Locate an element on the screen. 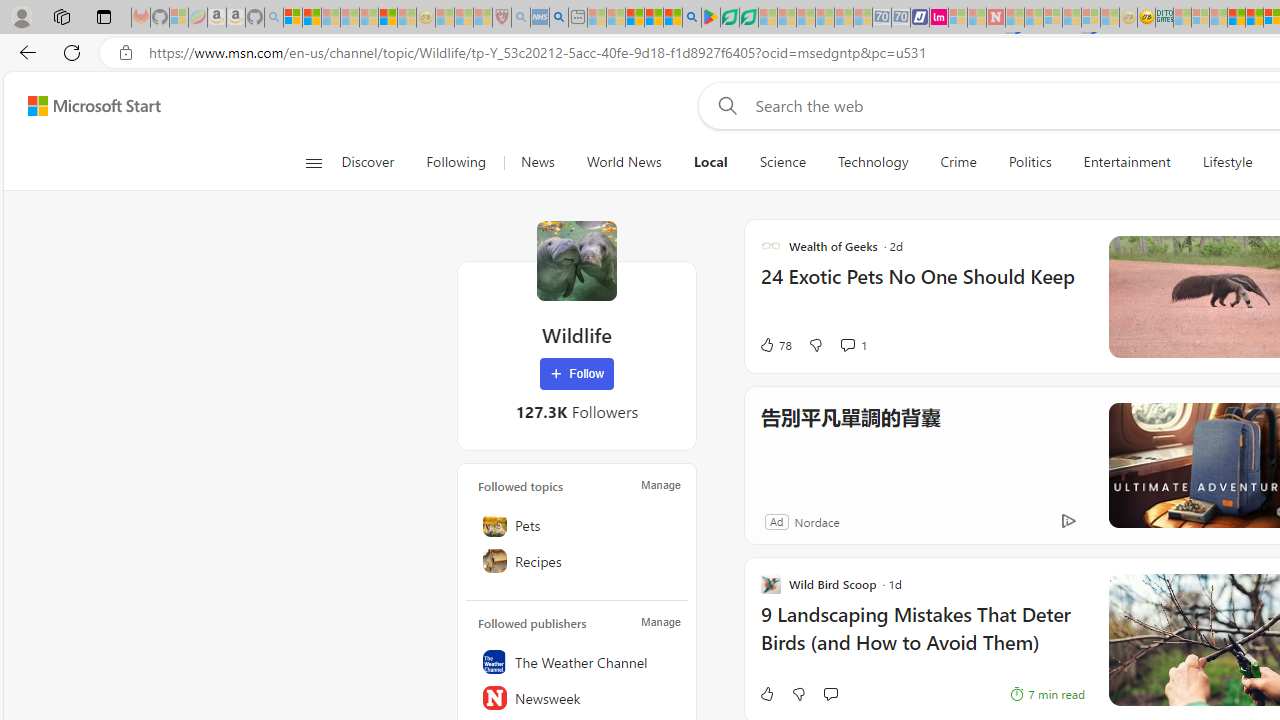  'Wildlife' is located at coordinates (576, 260).